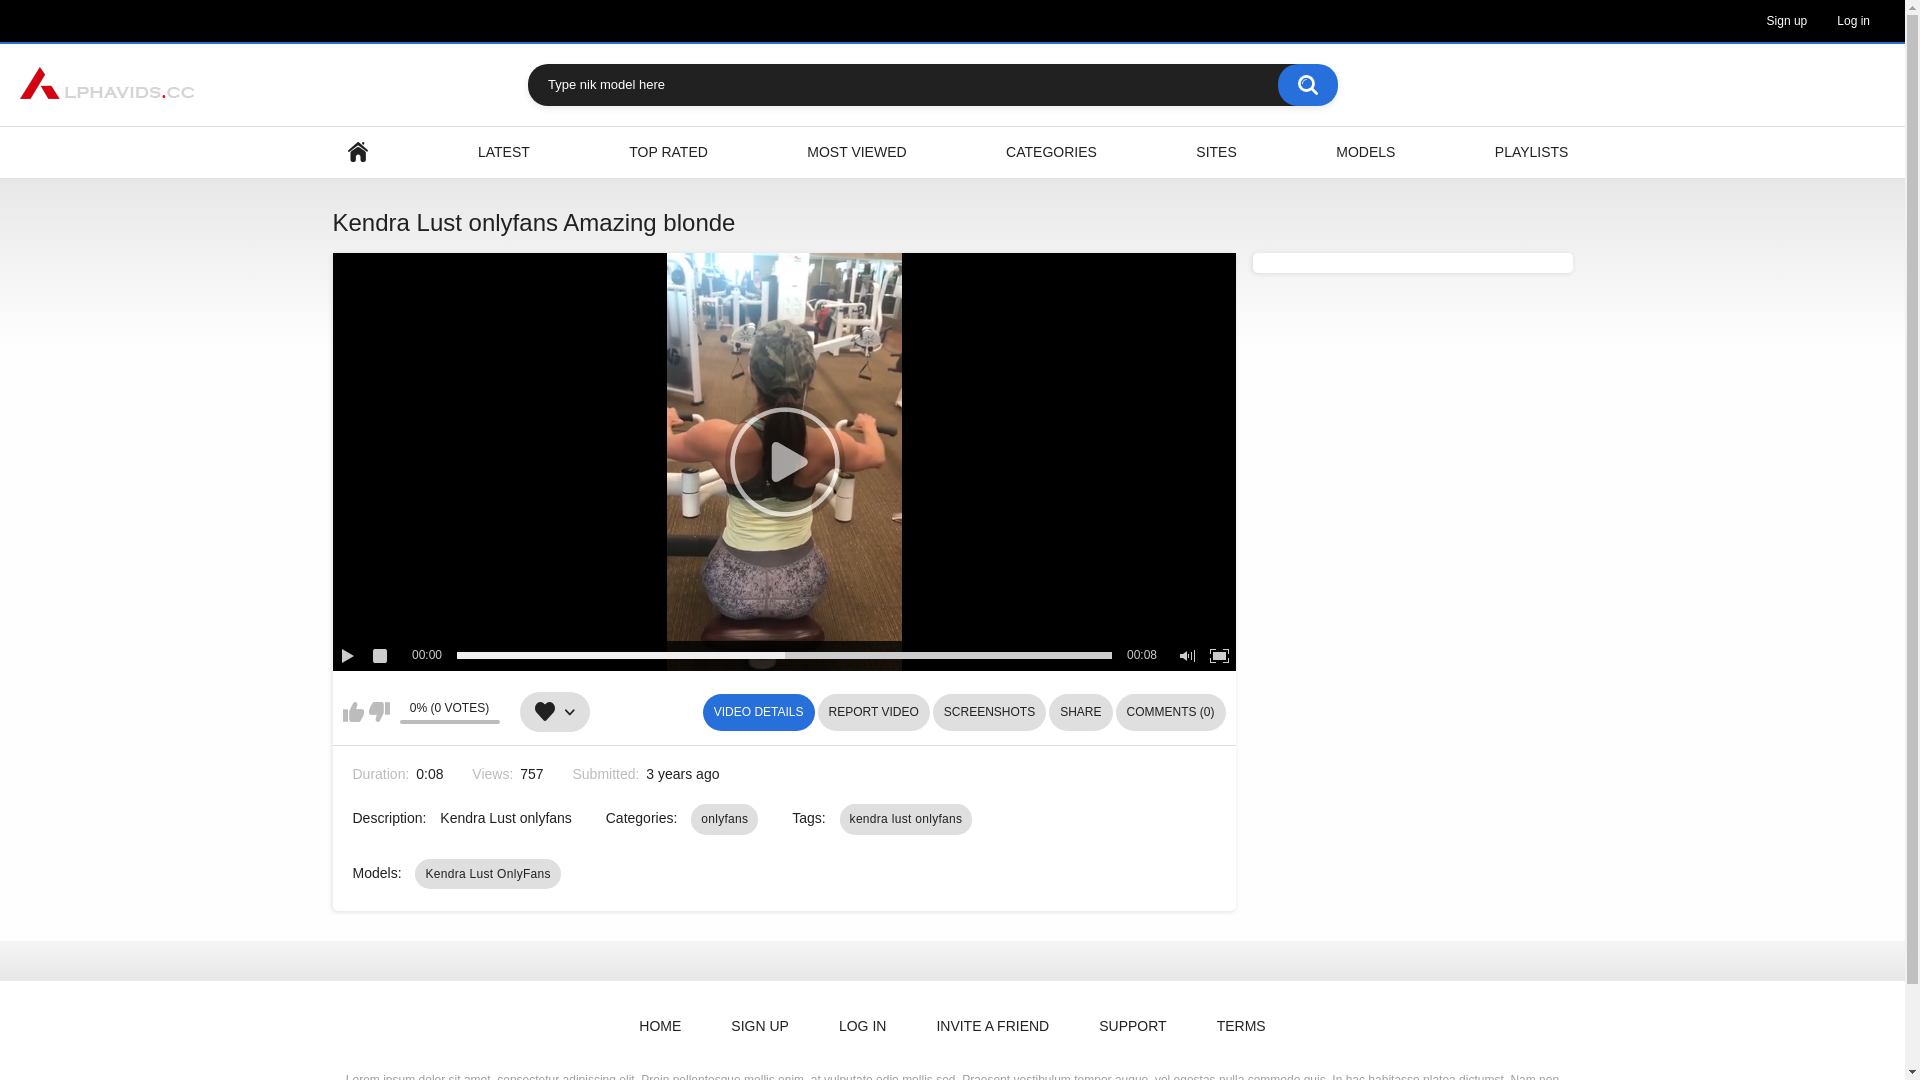 Image resolution: width=1920 pixels, height=1080 pixels. Describe the element at coordinates (352, 711) in the screenshot. I see `'I like this video'` at that location.